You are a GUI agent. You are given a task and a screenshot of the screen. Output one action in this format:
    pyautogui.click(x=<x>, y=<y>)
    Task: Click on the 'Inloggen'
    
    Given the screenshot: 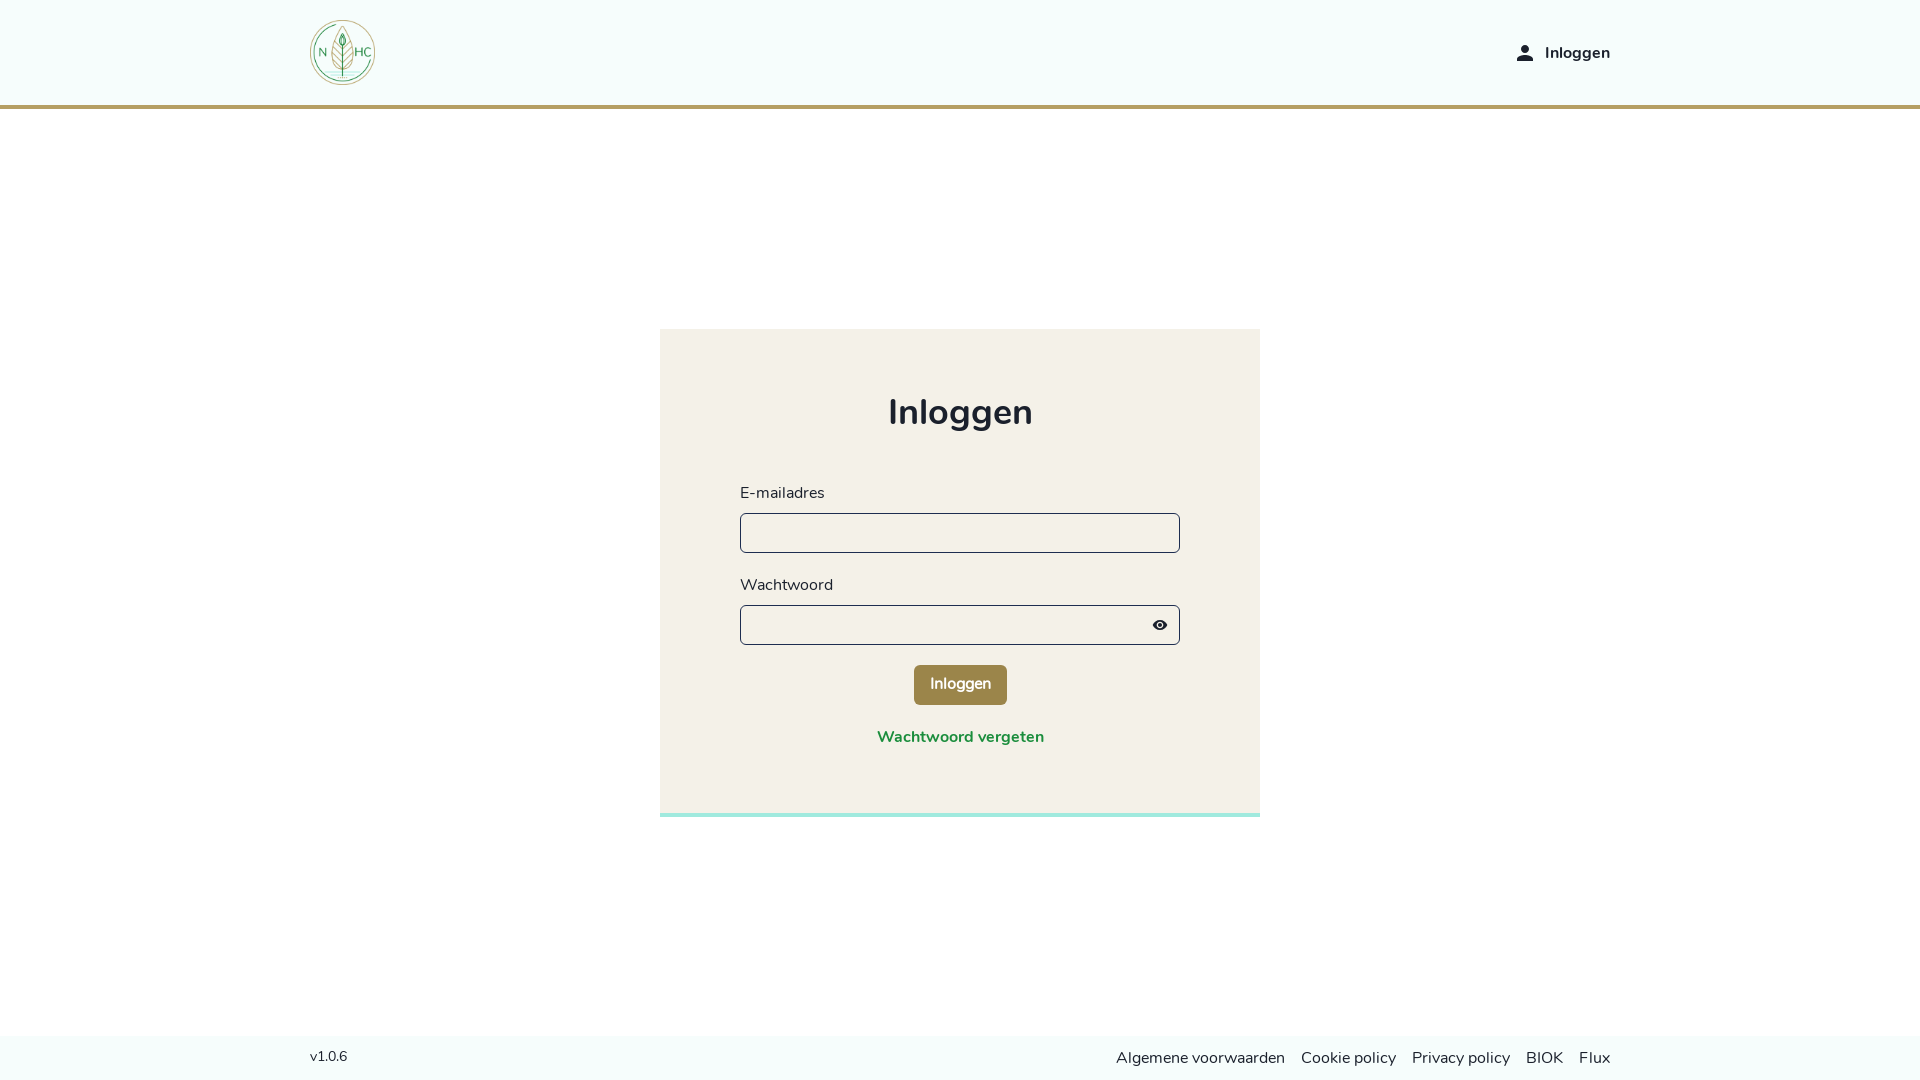 What is the action you would take?
    pyautogui.click(x=960, y=684)
    